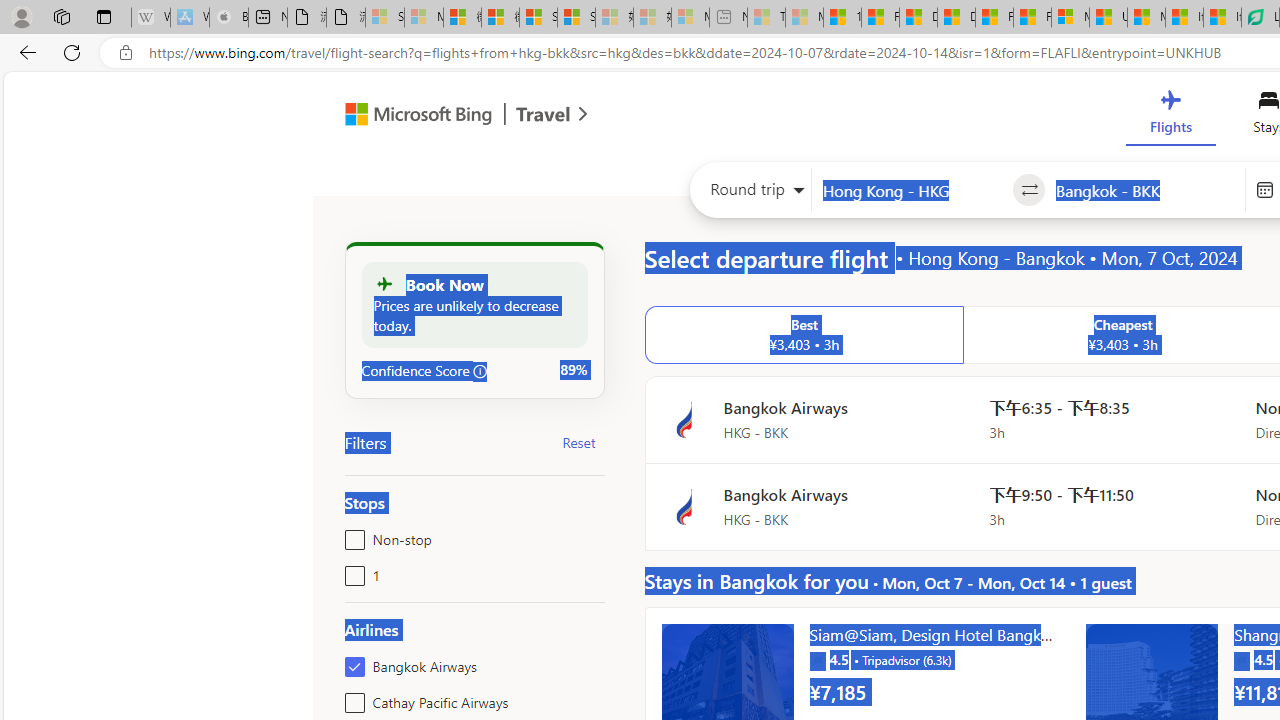  I want to click on 'Sign in to your Microsoft account - Sleeping', so click(385, 17).